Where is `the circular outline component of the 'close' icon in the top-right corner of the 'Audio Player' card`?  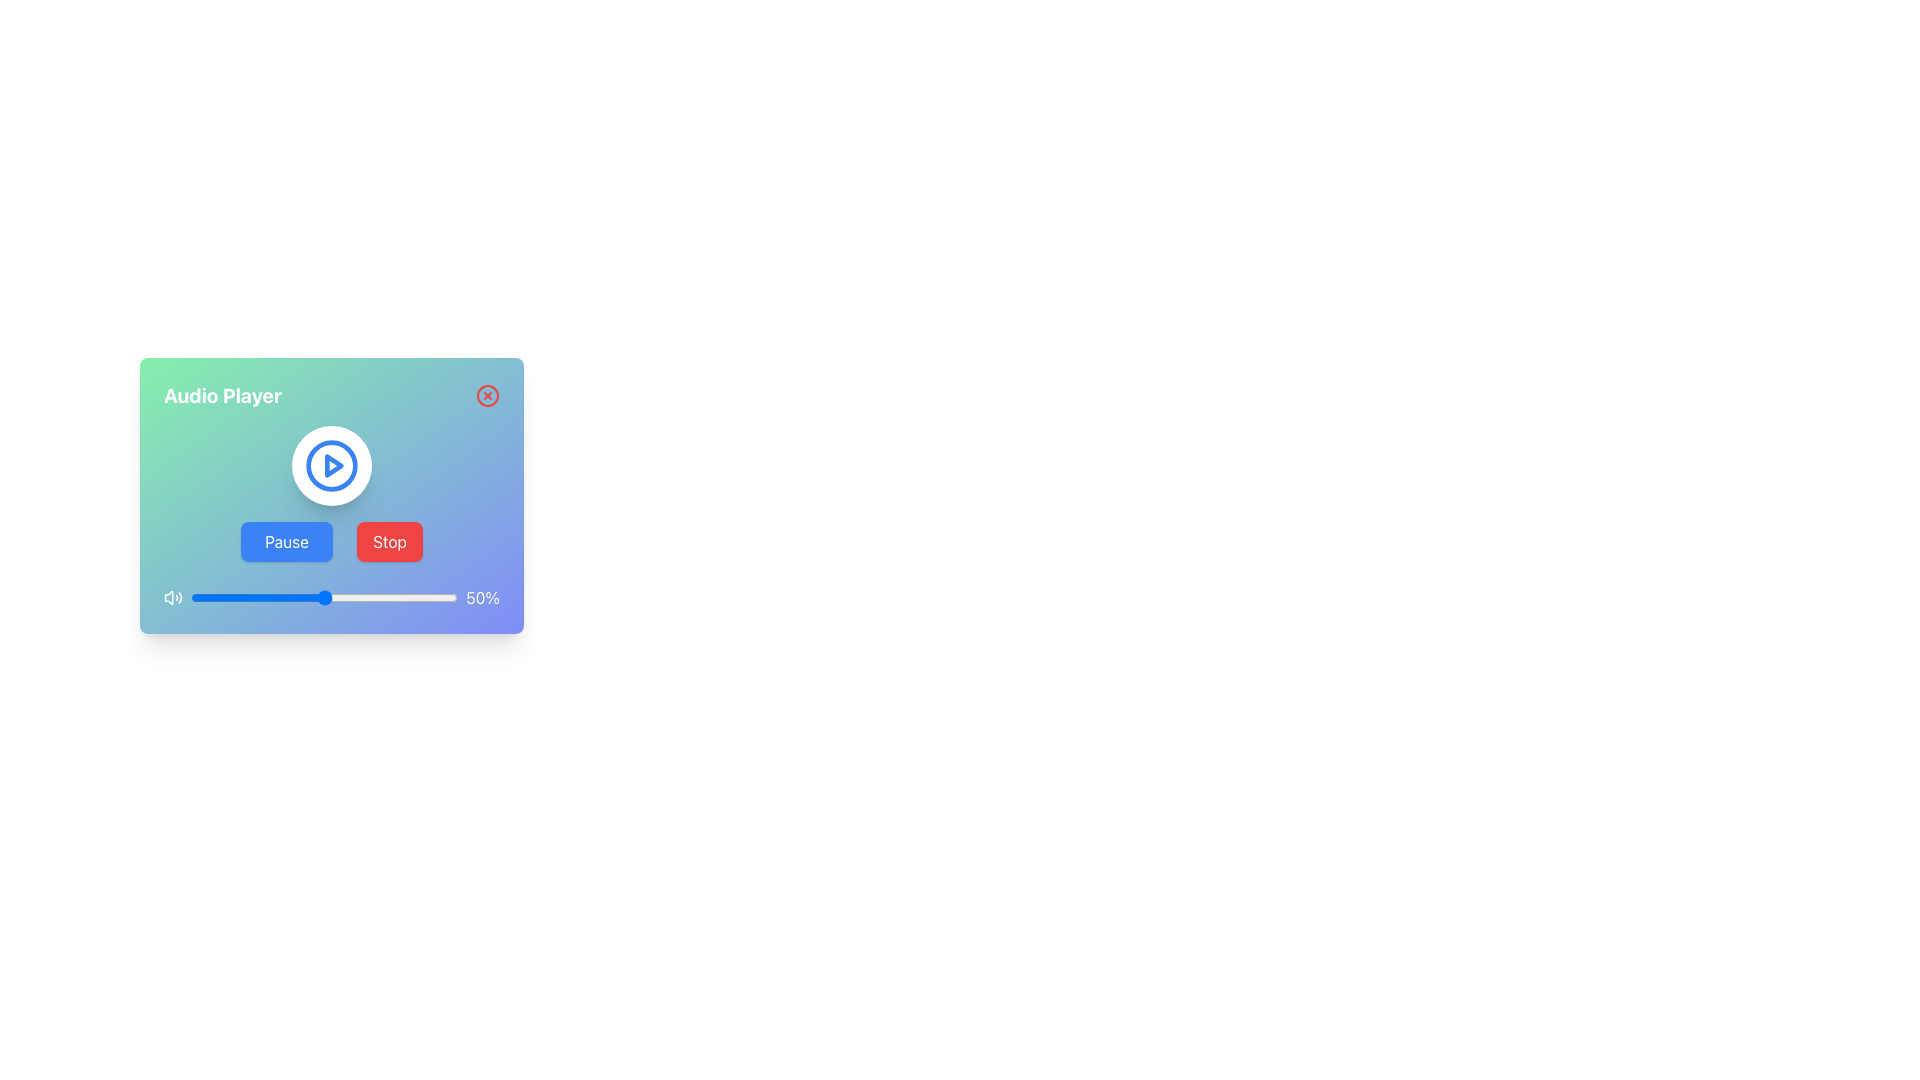
the circular outline component of the 'close' icon in the top-right corner of the 'Audio Player' card is located at coordinates (488, 396).